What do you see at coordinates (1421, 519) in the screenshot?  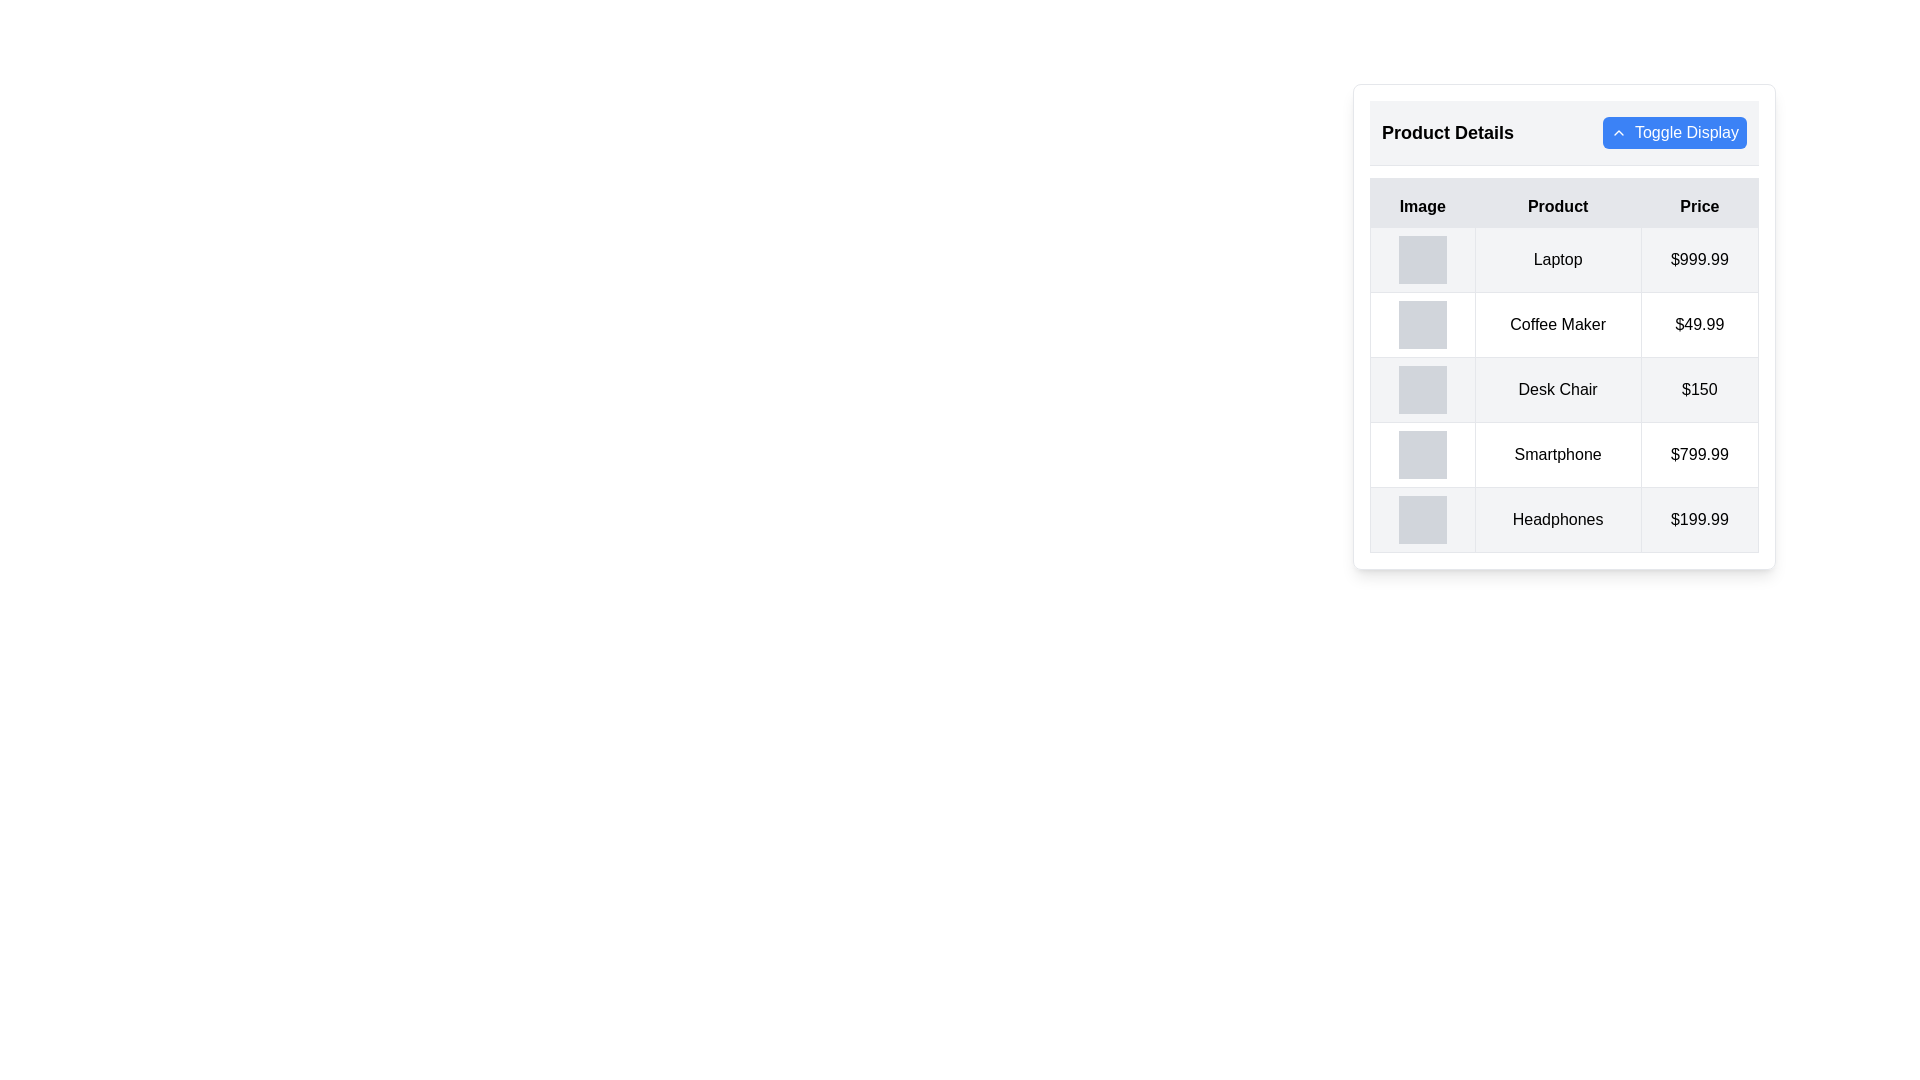 I see `the image placeholder for the 'Headphones' product, located in the last row of the table within the 'Image' column` at bounding box center [1421, 519].